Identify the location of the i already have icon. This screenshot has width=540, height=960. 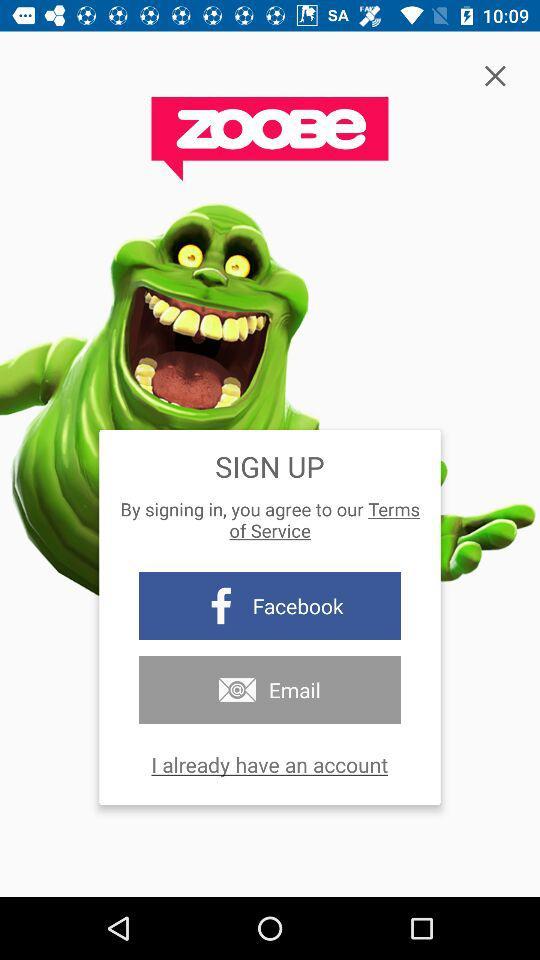
(269, 763).